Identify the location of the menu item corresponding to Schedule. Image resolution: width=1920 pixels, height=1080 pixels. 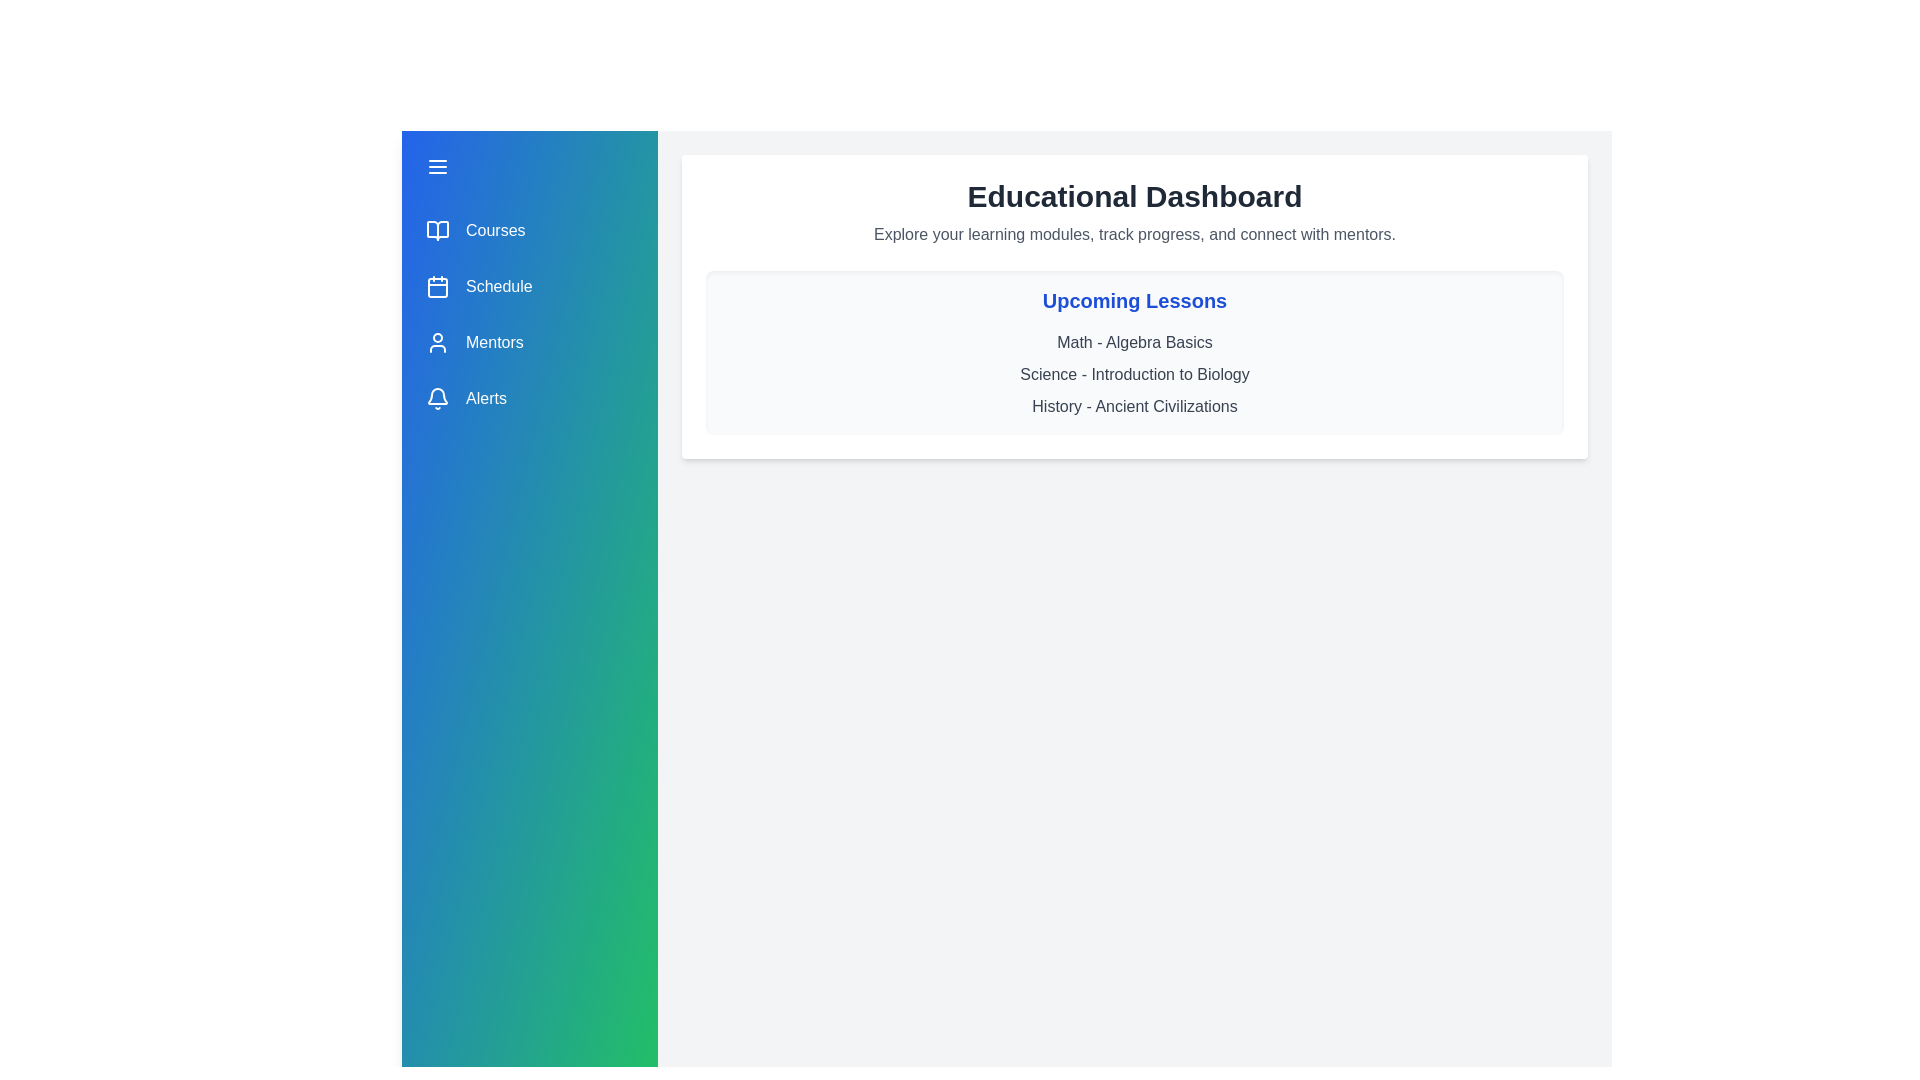
(529, 286).